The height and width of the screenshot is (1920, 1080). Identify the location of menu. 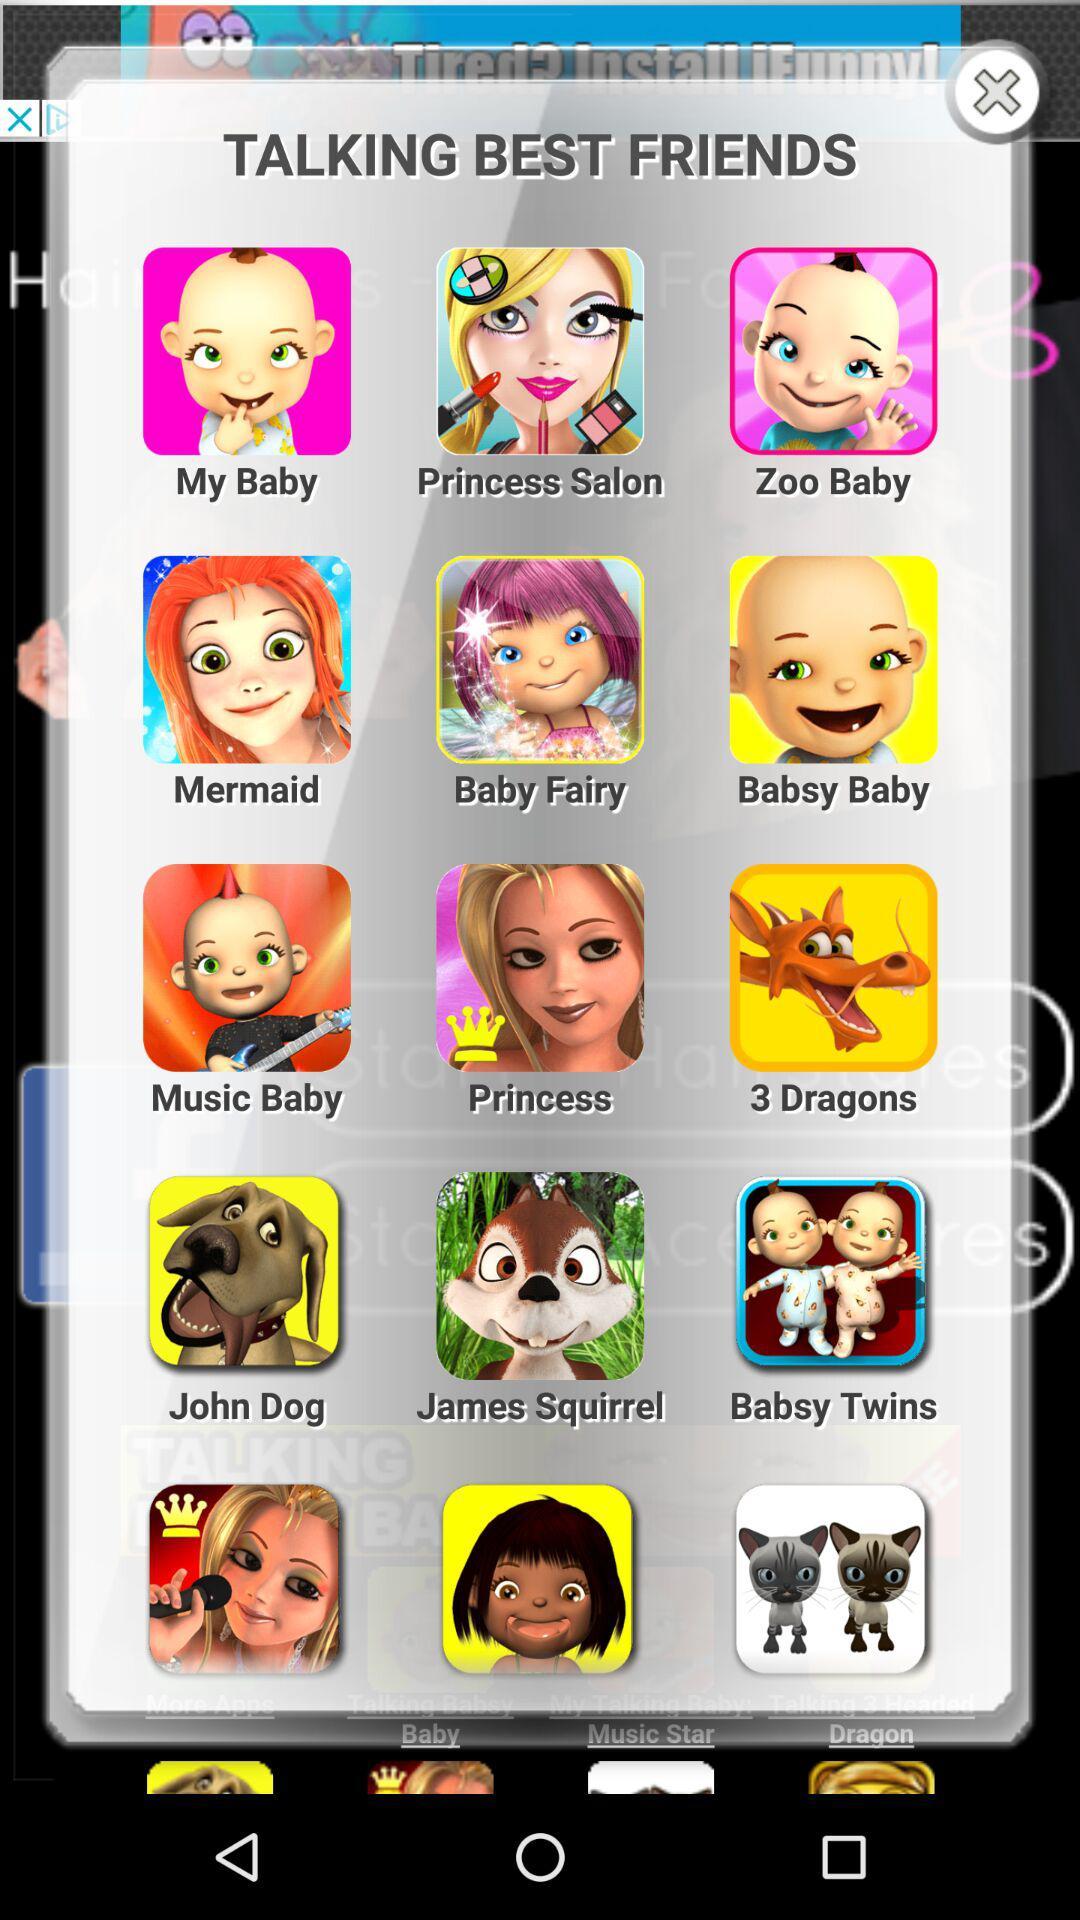
(1001, 93).